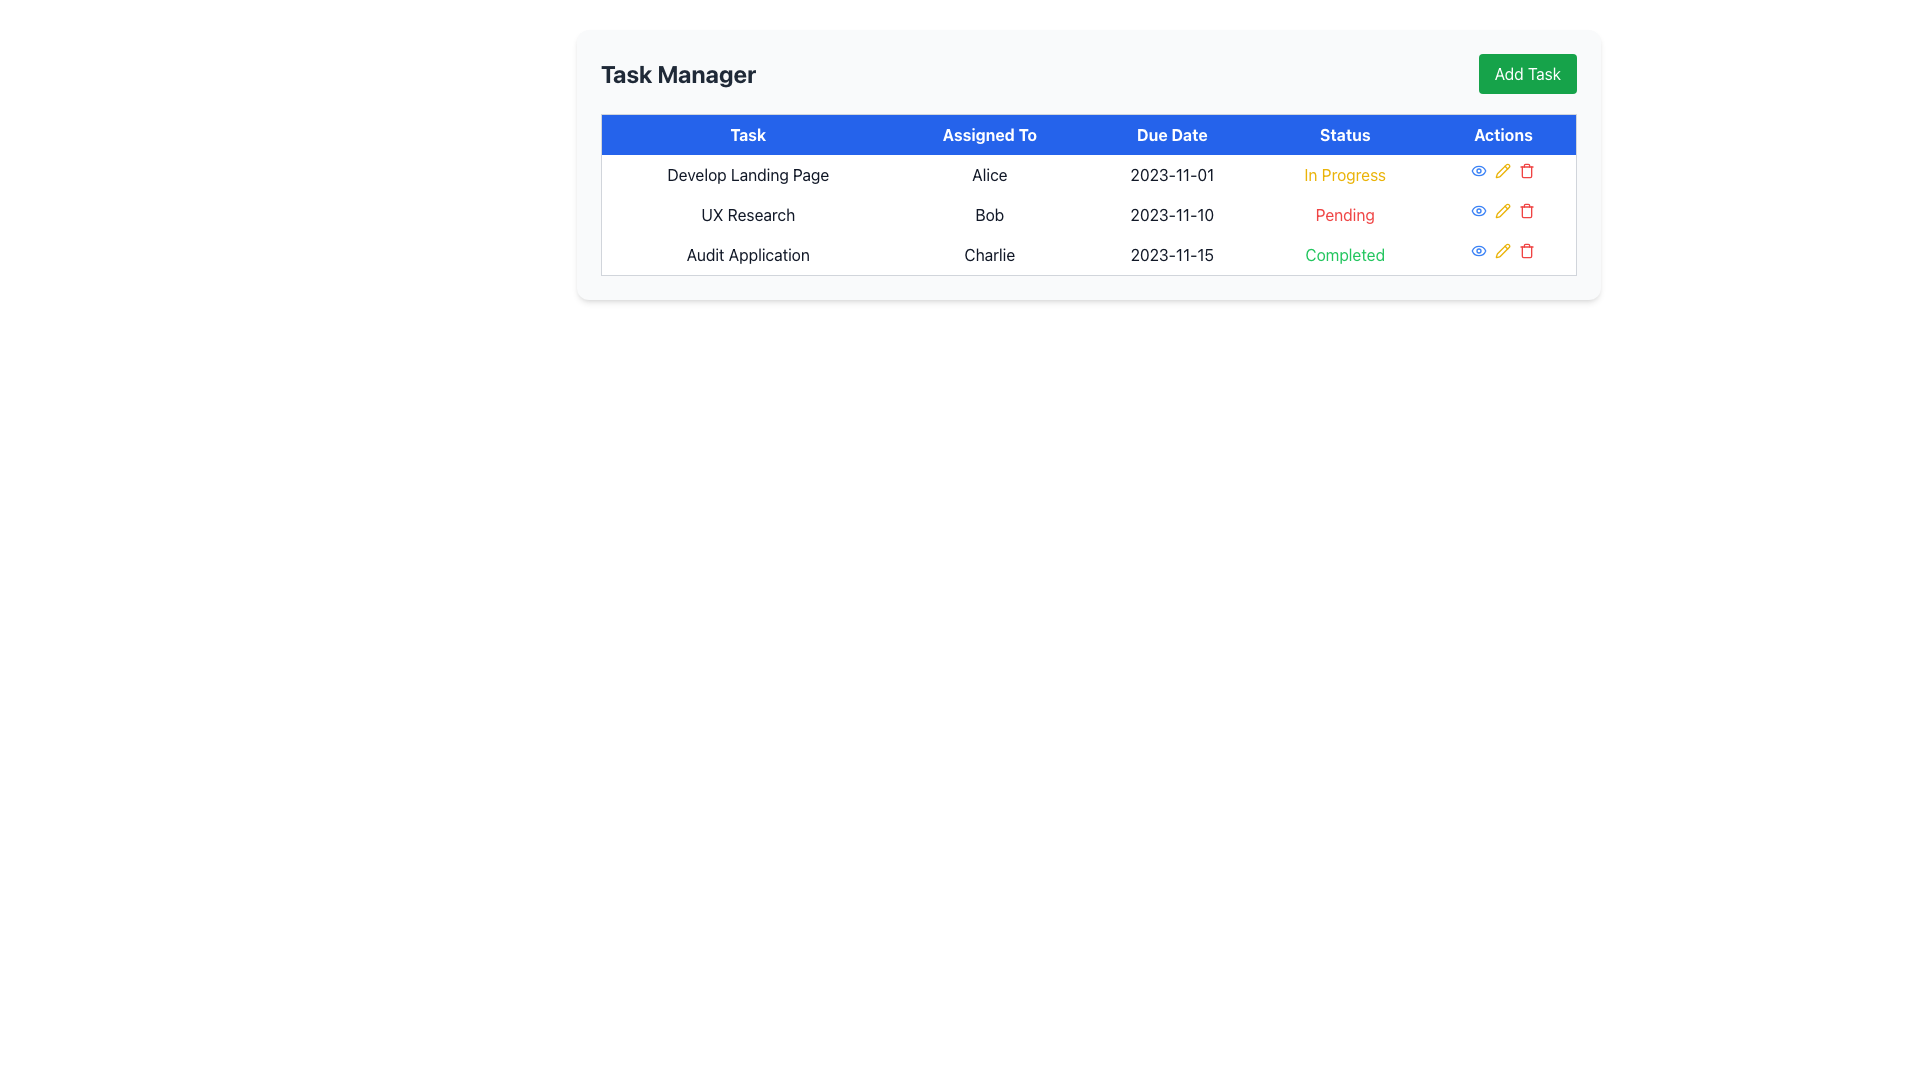 The width and height of the screenshot is (1920, 1080). I want to click on the 'Due Date' text label in the third row of the table, which indicates the deadline for a specific task, so click(1172, 254).